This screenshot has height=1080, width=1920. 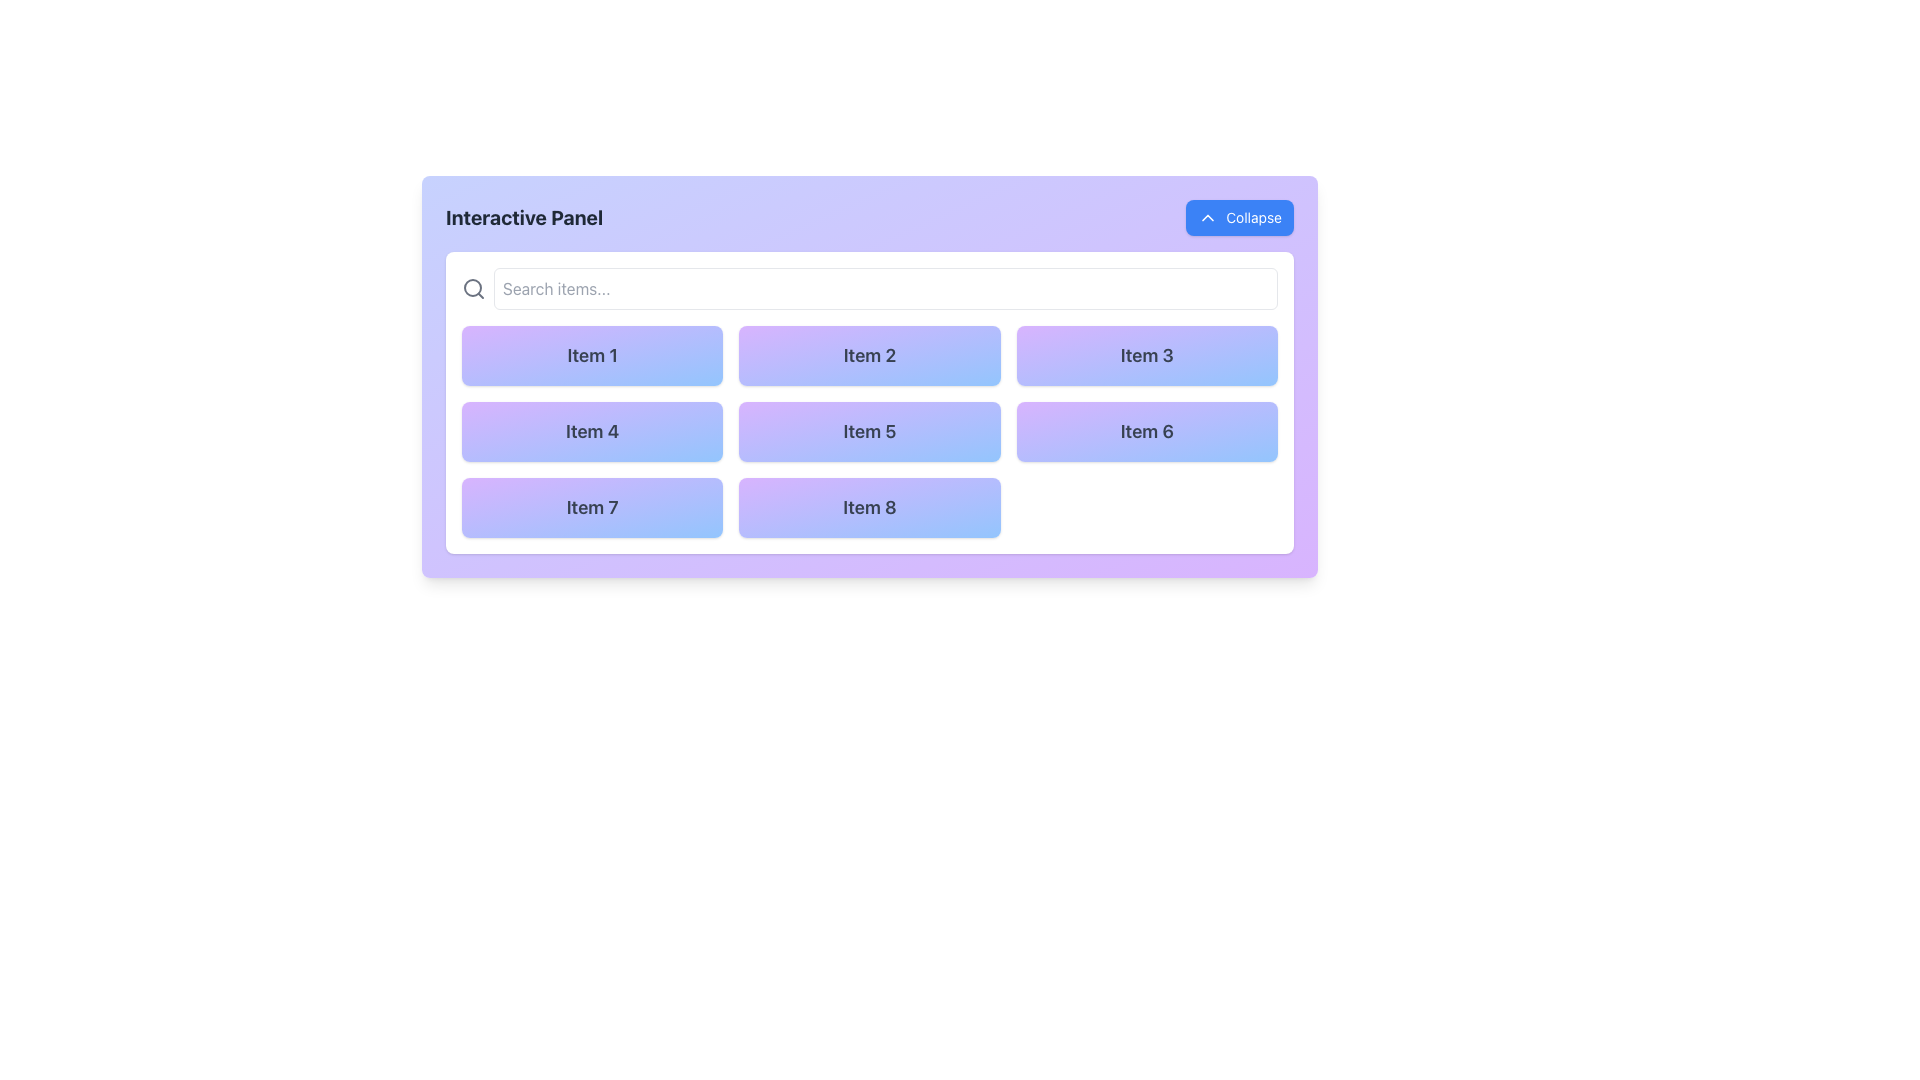 What do you see at coordinates (1239, 218) in the screenshot?
I see `the 'Collapse' button, which is a rectangular button with a blue background and white text, located at the upper-right corner of the interactive panel` at bounding box center [1239, 218].